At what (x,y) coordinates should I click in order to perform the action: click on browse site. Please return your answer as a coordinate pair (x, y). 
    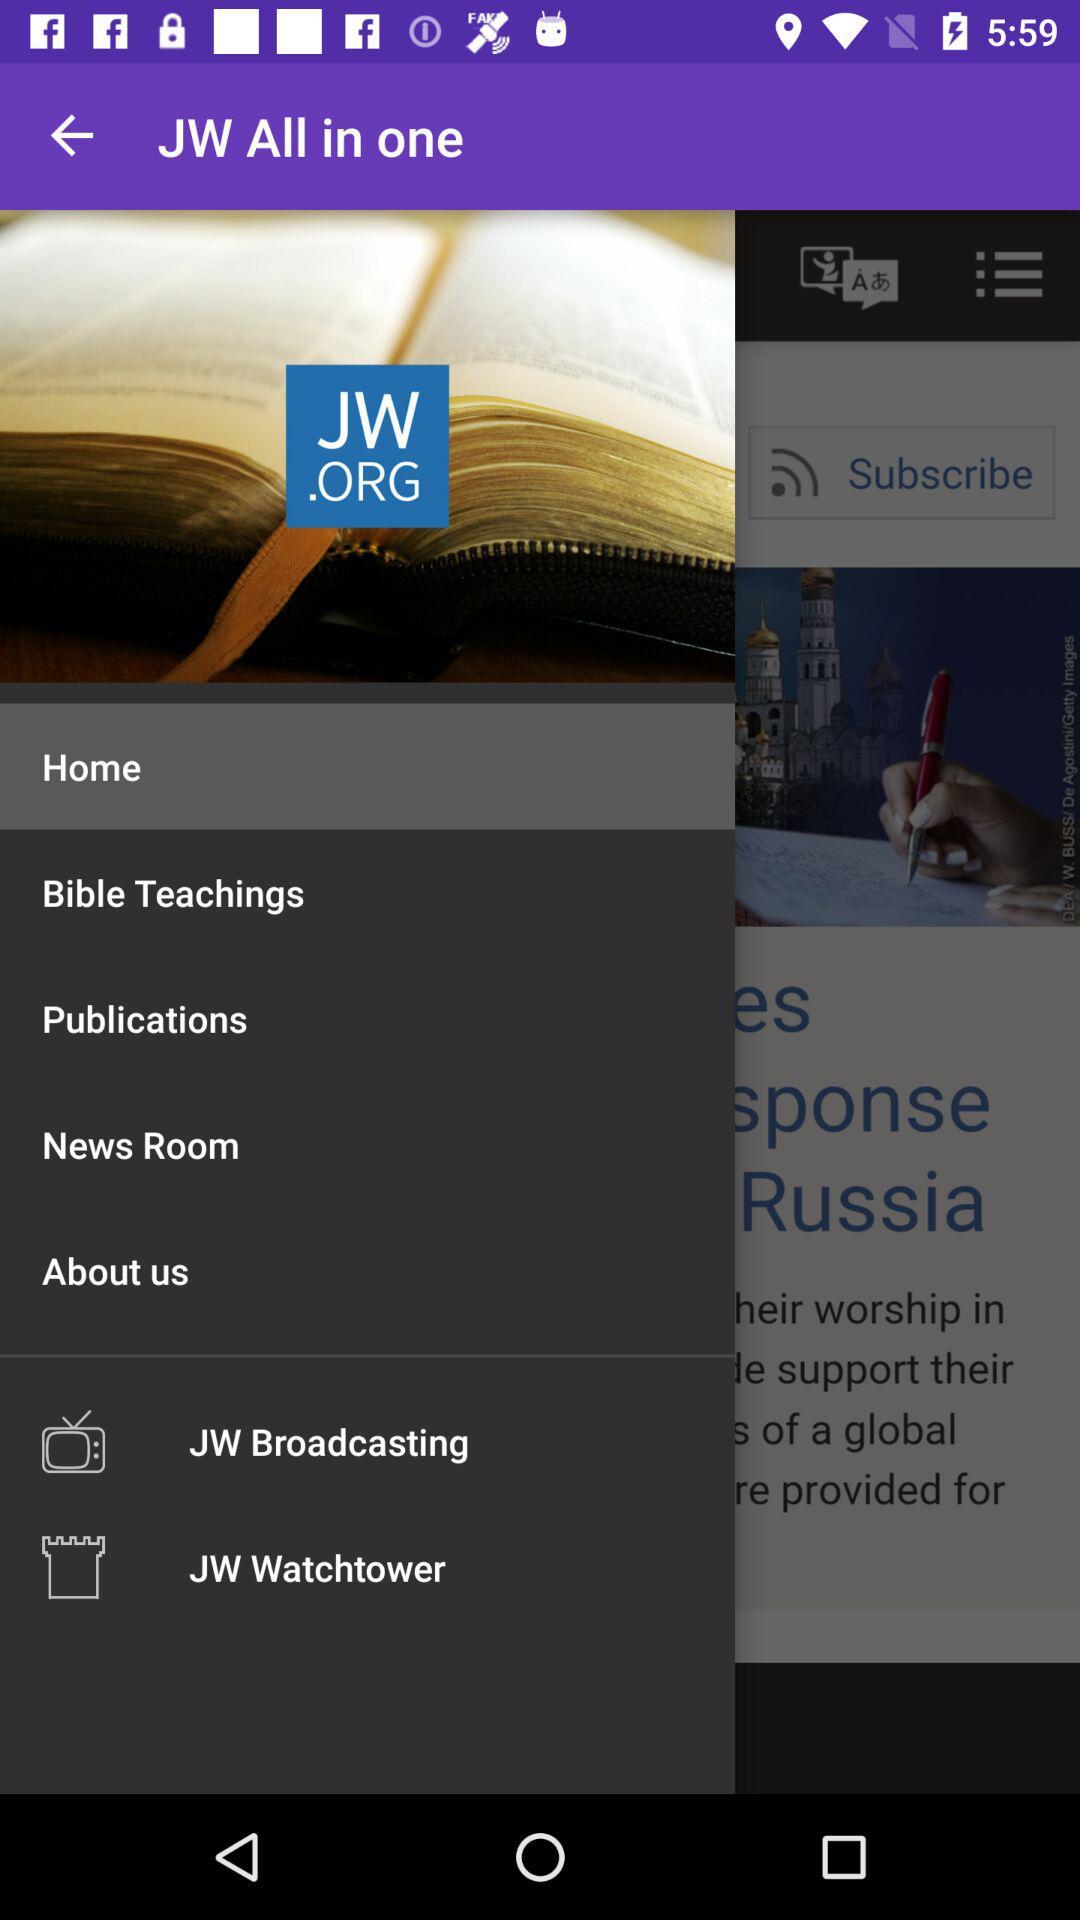
    Looking at the image, I should click on (540, 935).